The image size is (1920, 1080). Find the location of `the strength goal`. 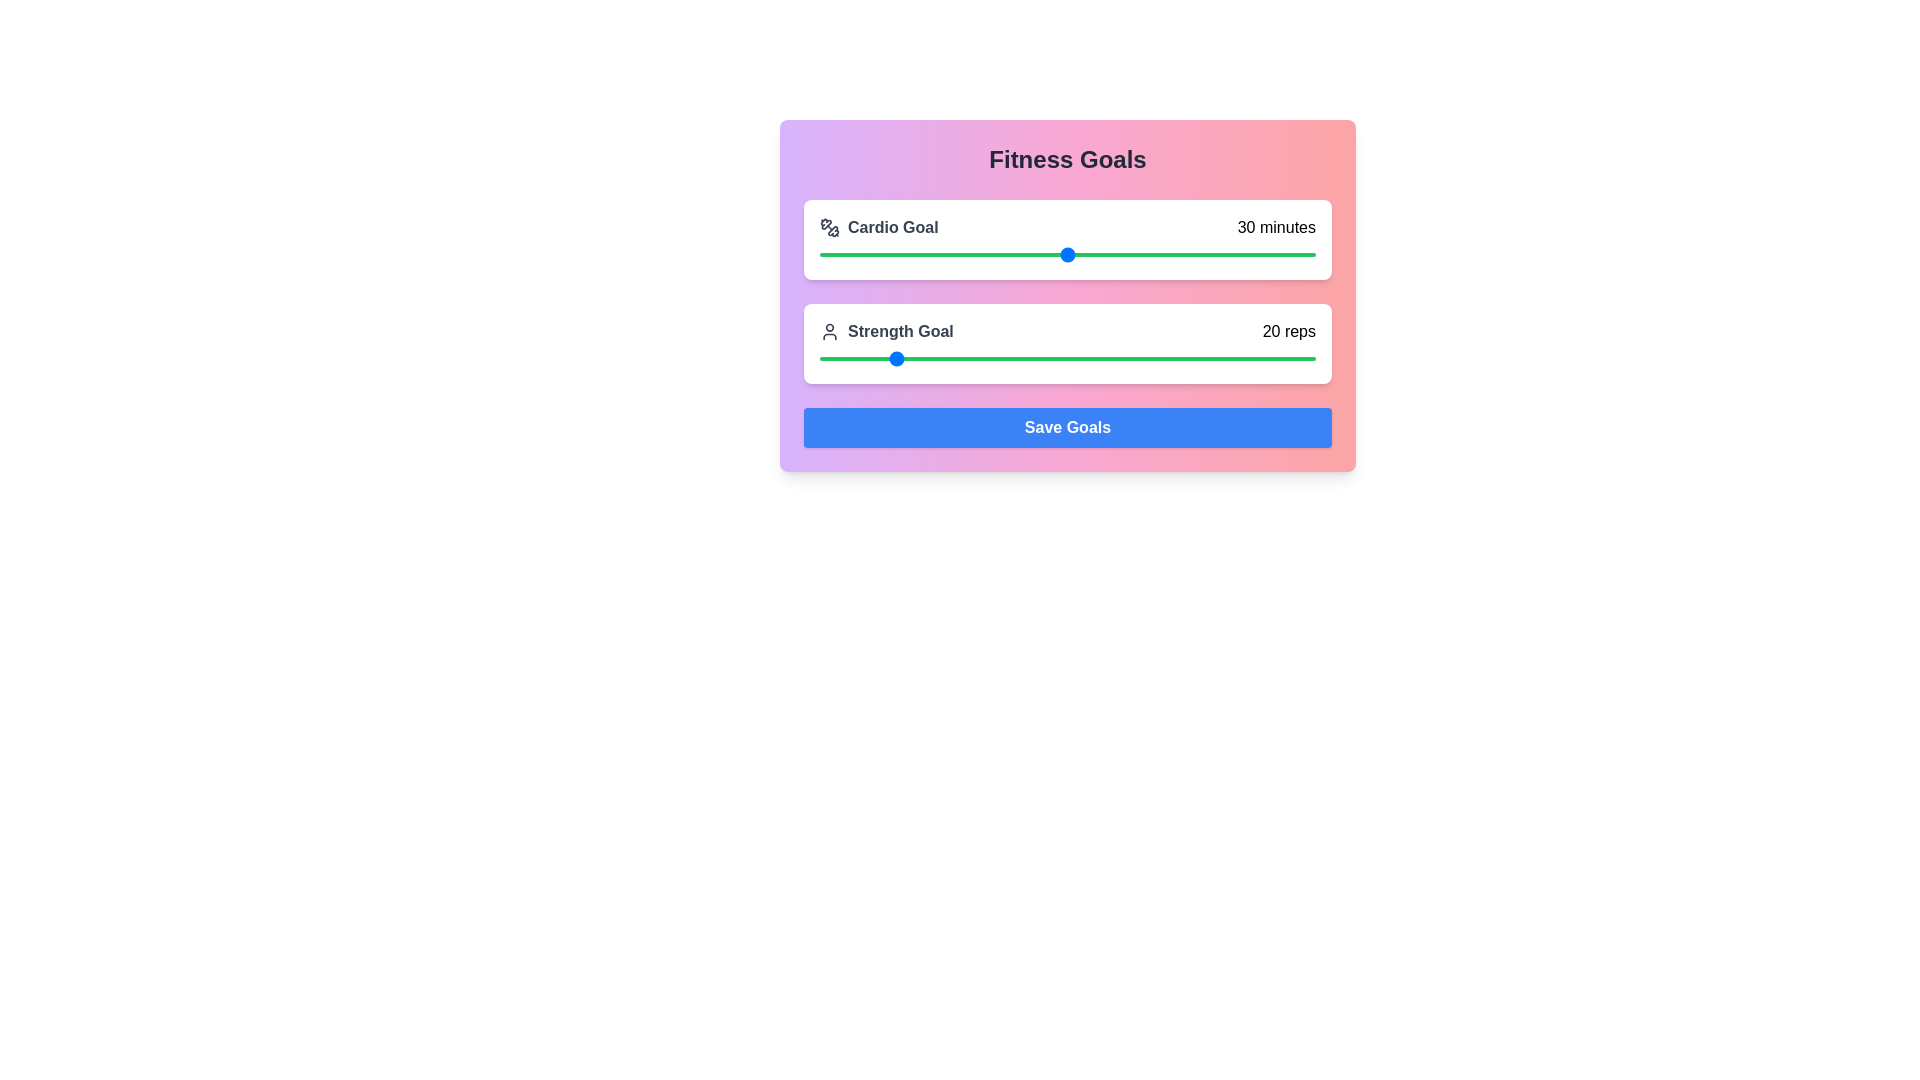

the strength goal is located at coordinates (1074, 357).